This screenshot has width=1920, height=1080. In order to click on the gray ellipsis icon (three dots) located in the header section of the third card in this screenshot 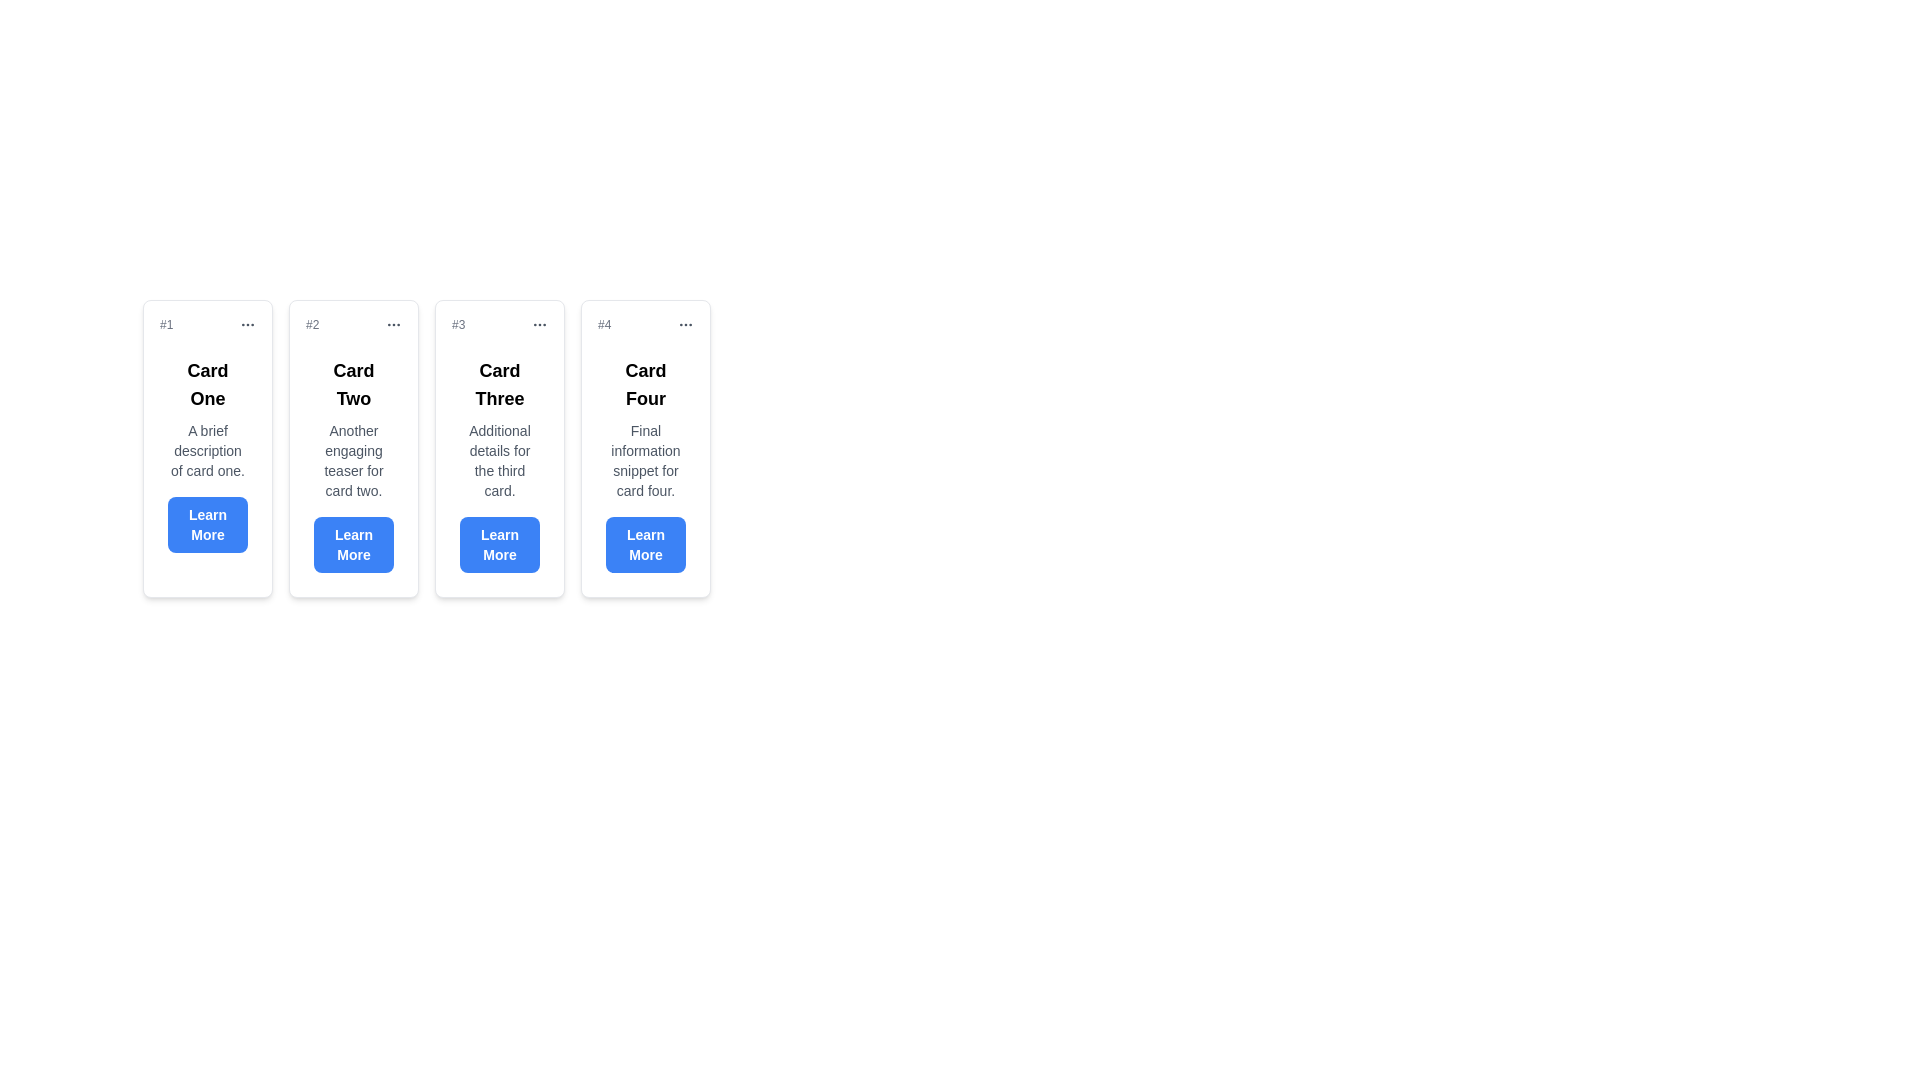, I will do `click(539, 323)`.